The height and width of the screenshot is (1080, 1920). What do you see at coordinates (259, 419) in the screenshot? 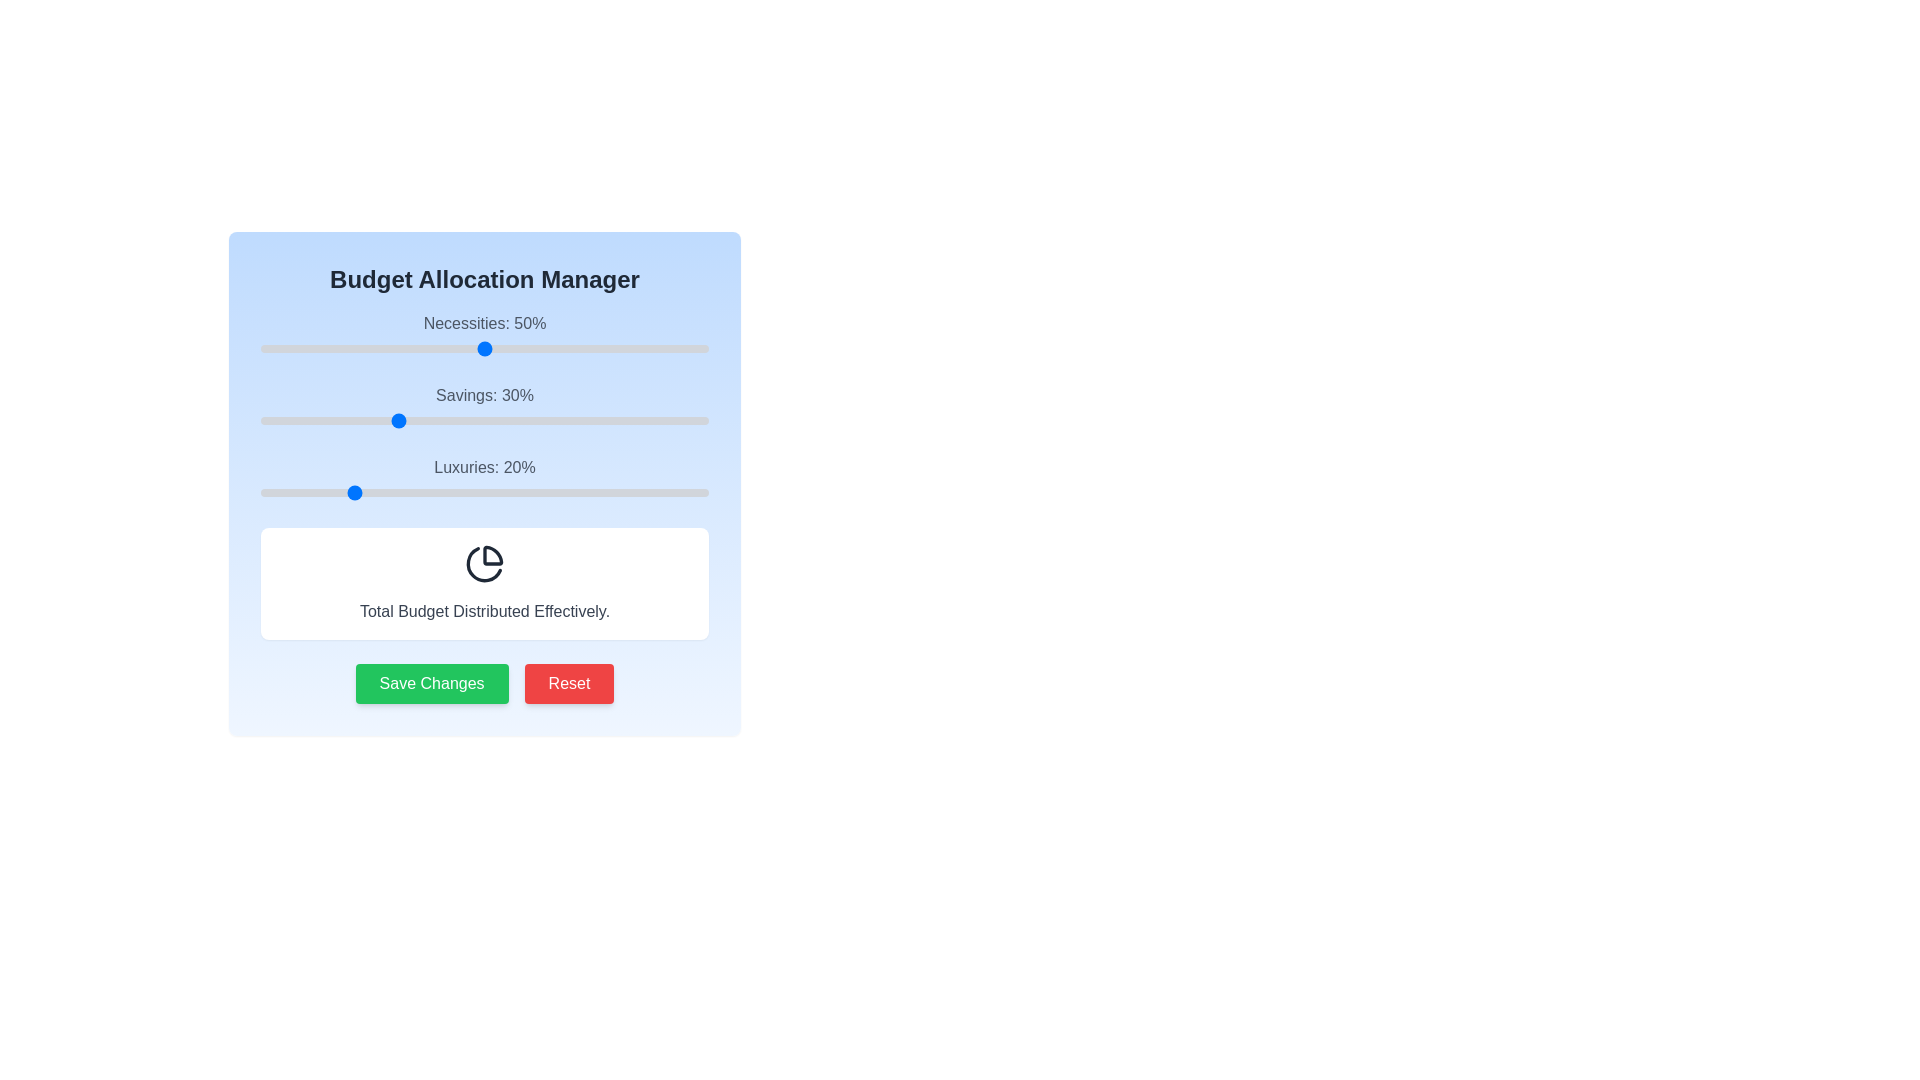
I see `savings percentage` at bounding box center [259, 419].